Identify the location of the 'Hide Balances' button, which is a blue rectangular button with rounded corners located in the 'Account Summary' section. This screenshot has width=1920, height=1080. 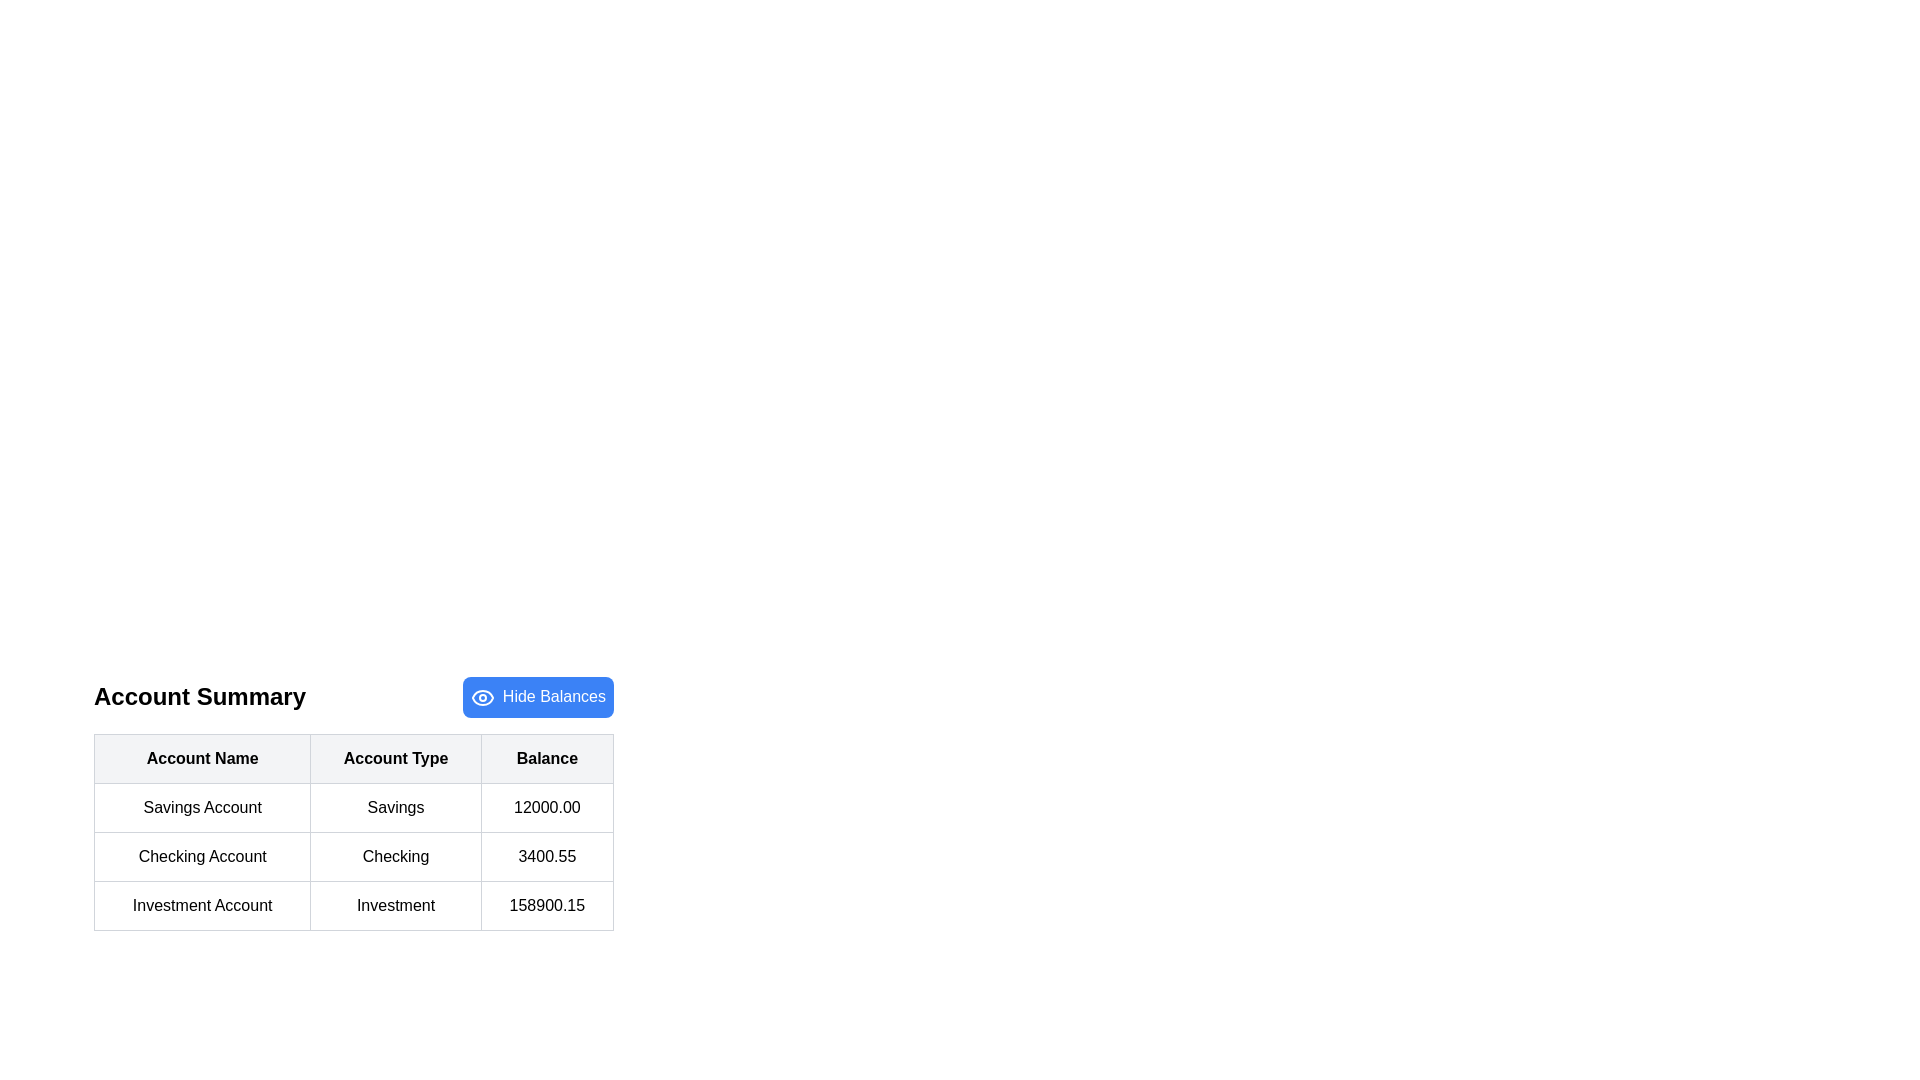
(538, 696).